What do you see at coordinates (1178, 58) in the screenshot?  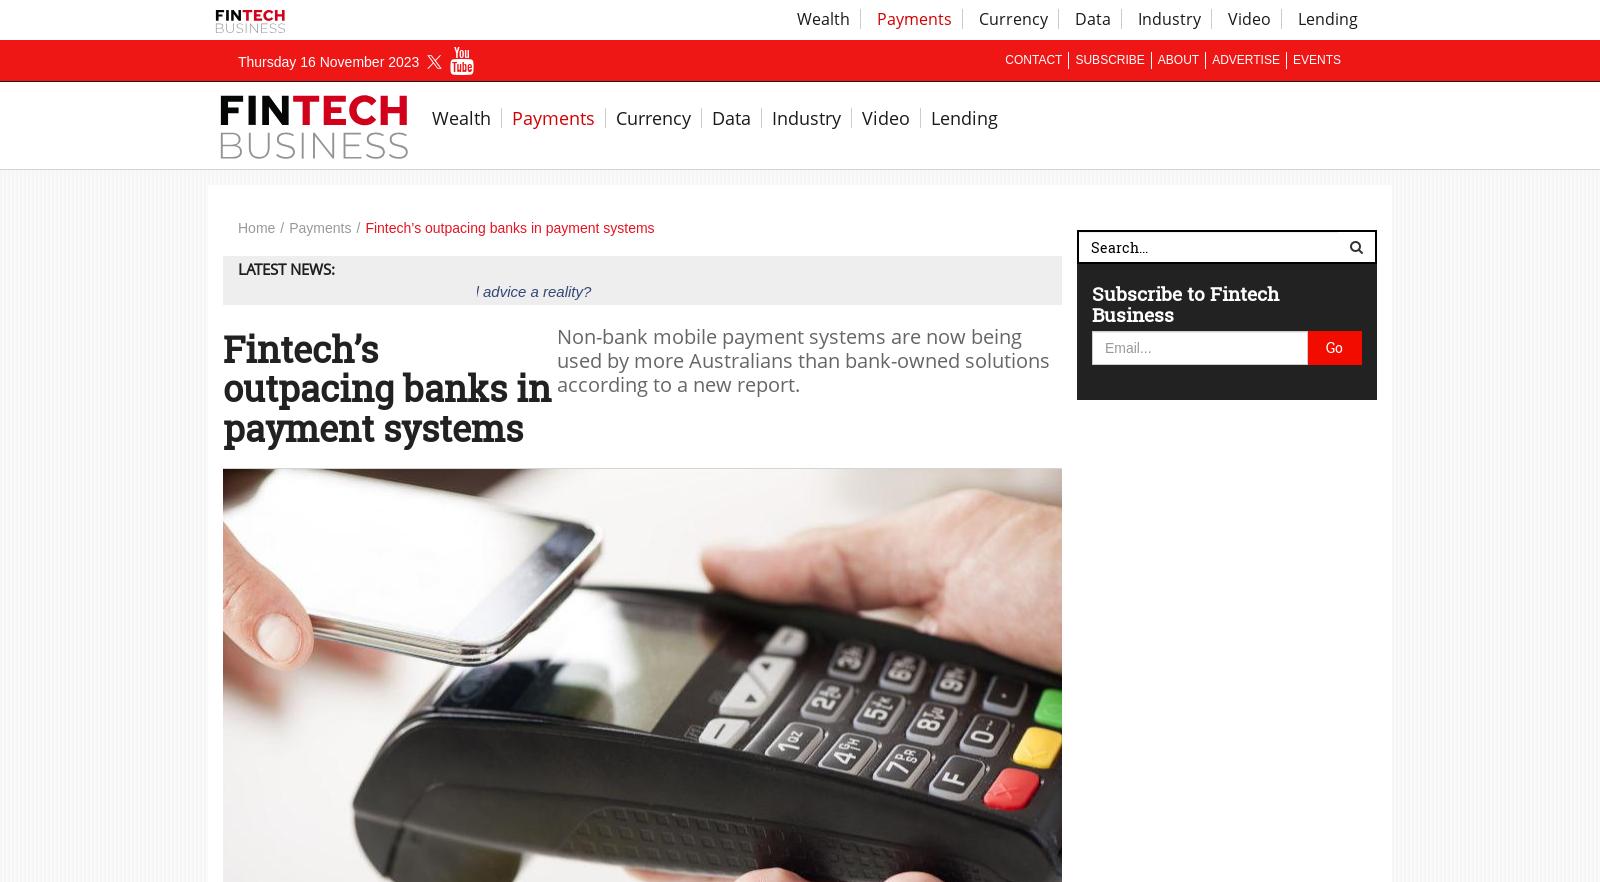 I see `'About'` at bounding box center [1178, 58].